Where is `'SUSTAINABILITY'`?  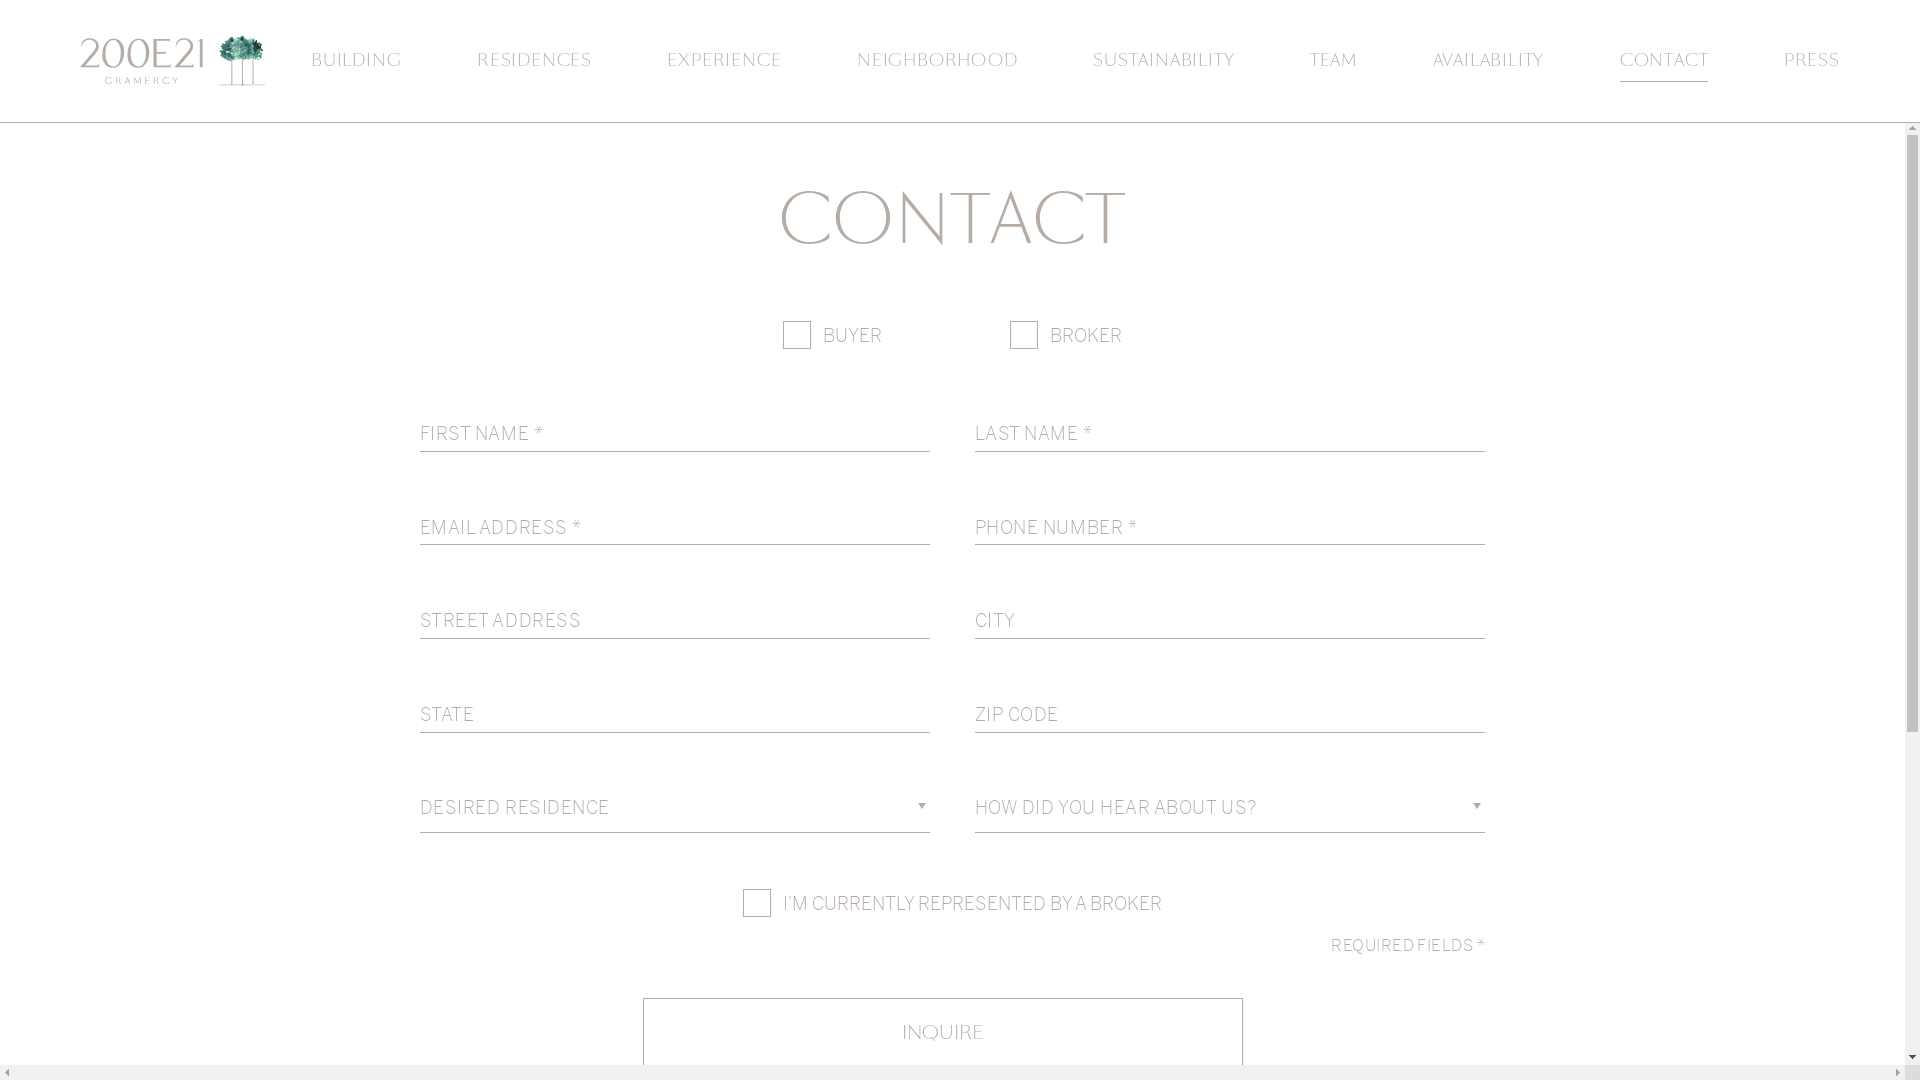
'SUSTAINABILITY' is located at coordinates (1092, 60).